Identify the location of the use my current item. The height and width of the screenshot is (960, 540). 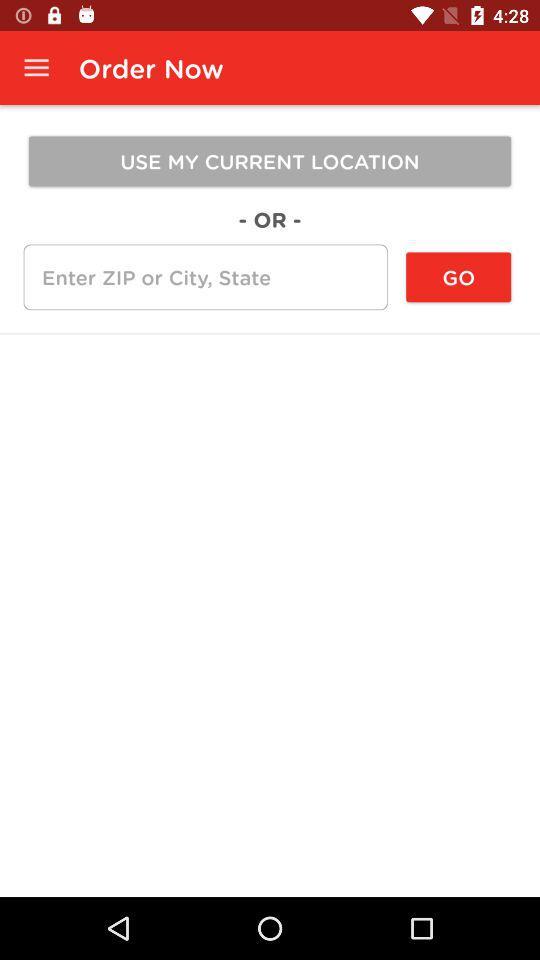
(270, 160).